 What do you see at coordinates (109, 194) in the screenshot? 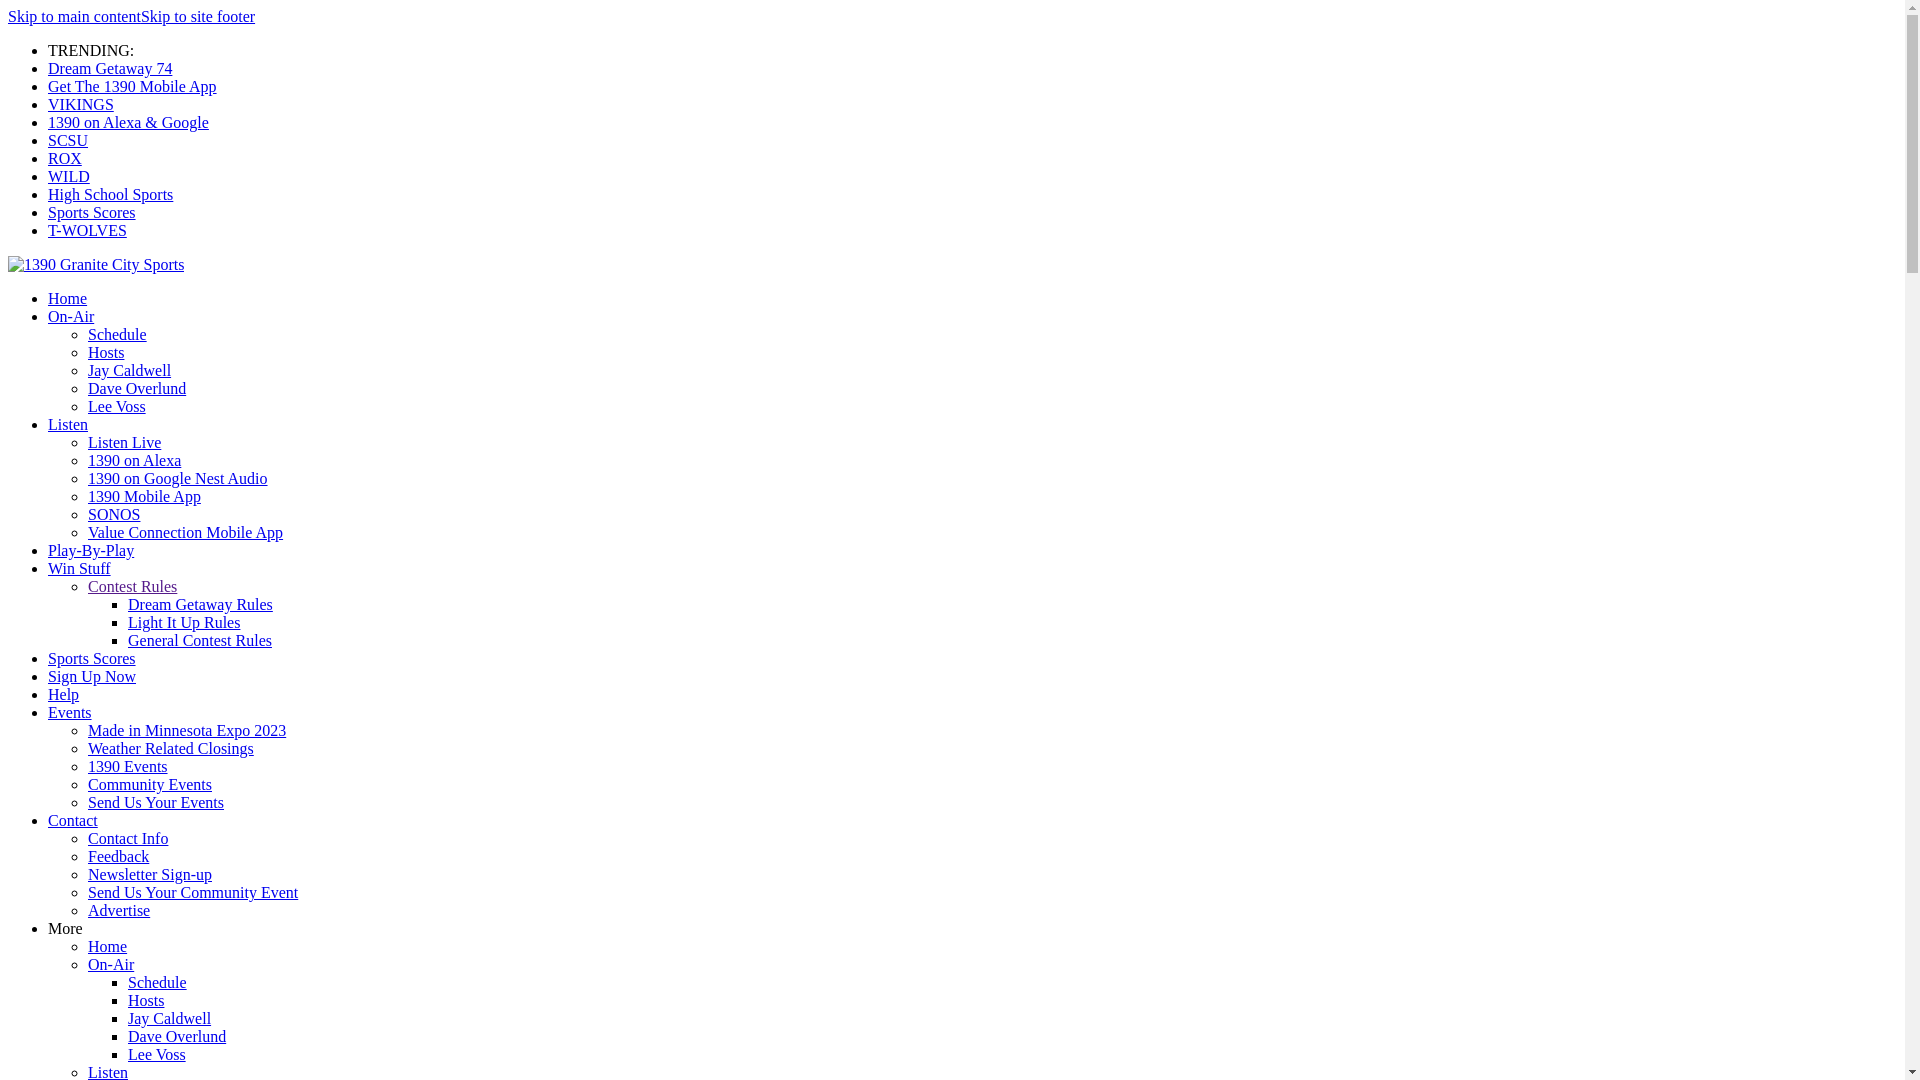
I see `'High School Sports'` at bounding box center [109, 194].